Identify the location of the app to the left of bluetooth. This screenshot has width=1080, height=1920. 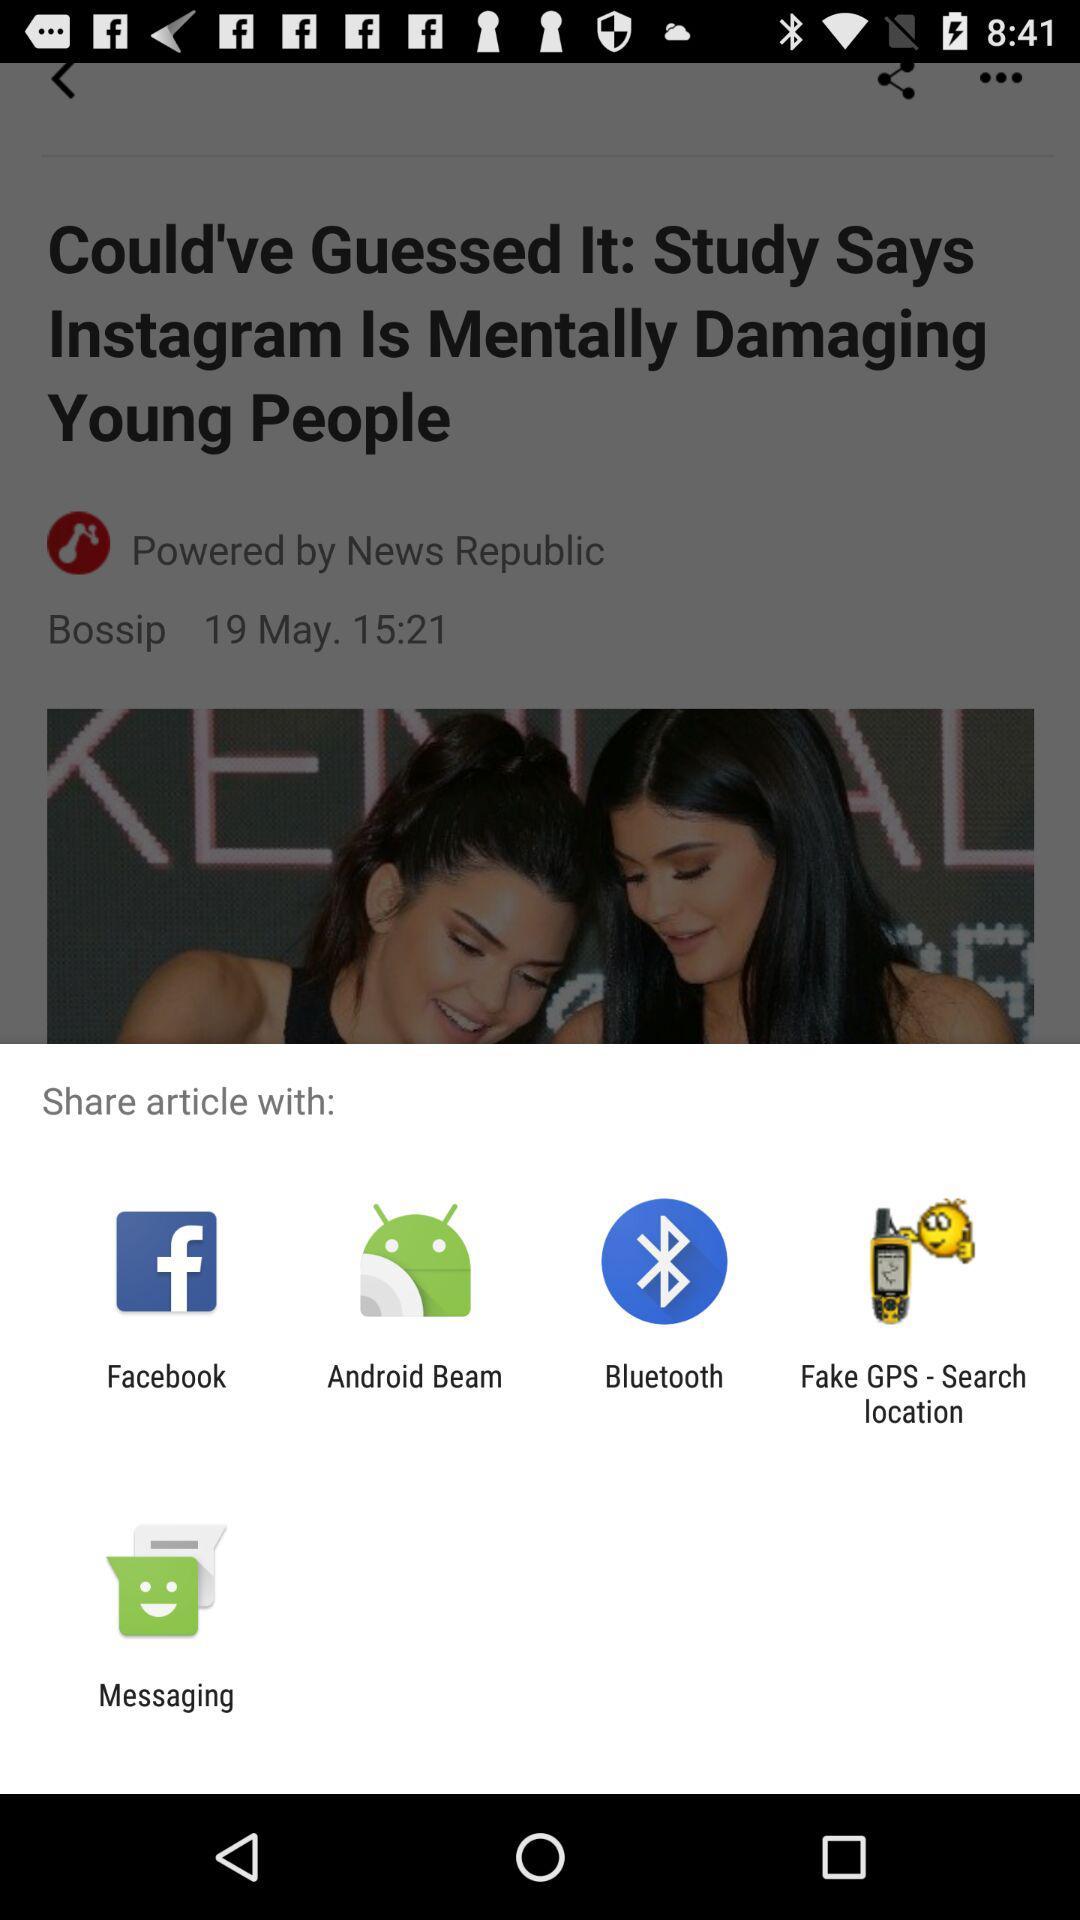
(414, 1392).